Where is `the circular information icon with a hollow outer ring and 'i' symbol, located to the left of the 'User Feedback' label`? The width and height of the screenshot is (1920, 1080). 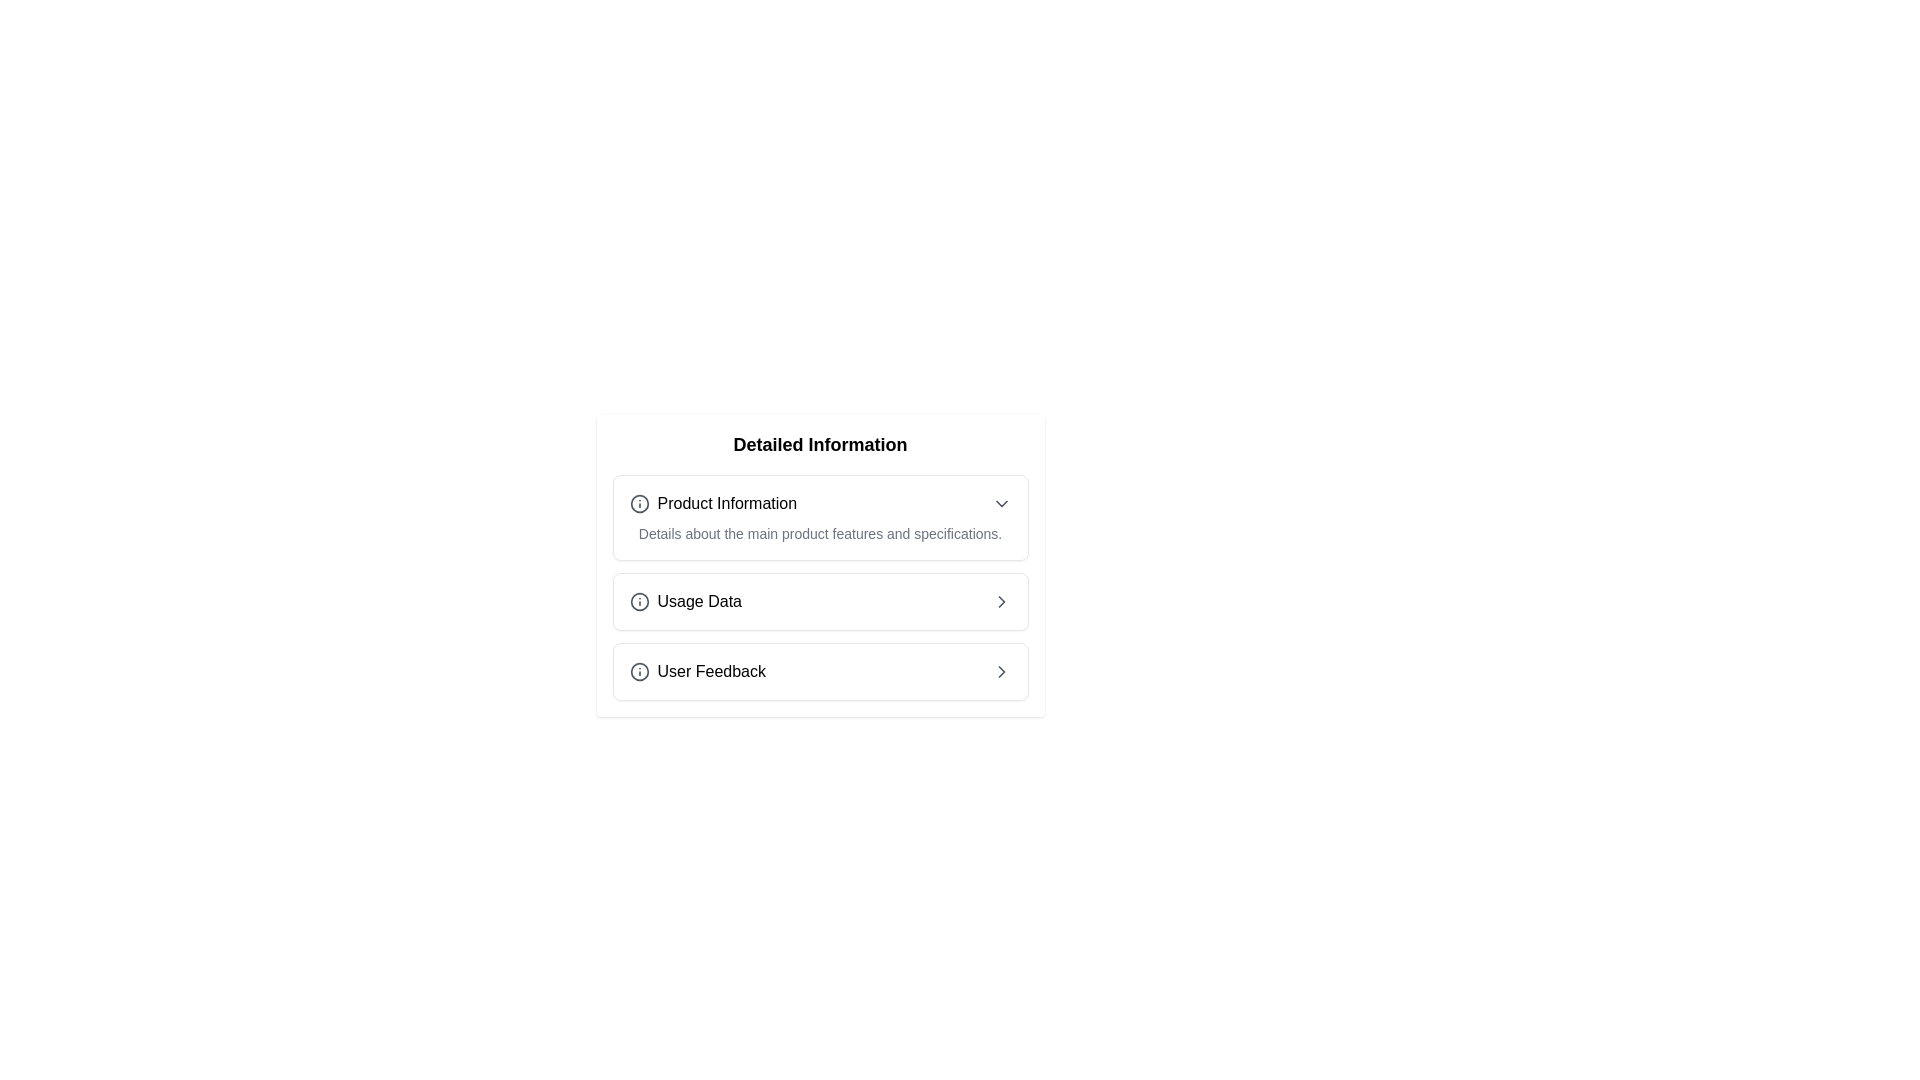 the circular information icon with a hollow outer ring and 'i' symbol, located to the left of the 'User Feedback' label is located at coordinates (638, 671).